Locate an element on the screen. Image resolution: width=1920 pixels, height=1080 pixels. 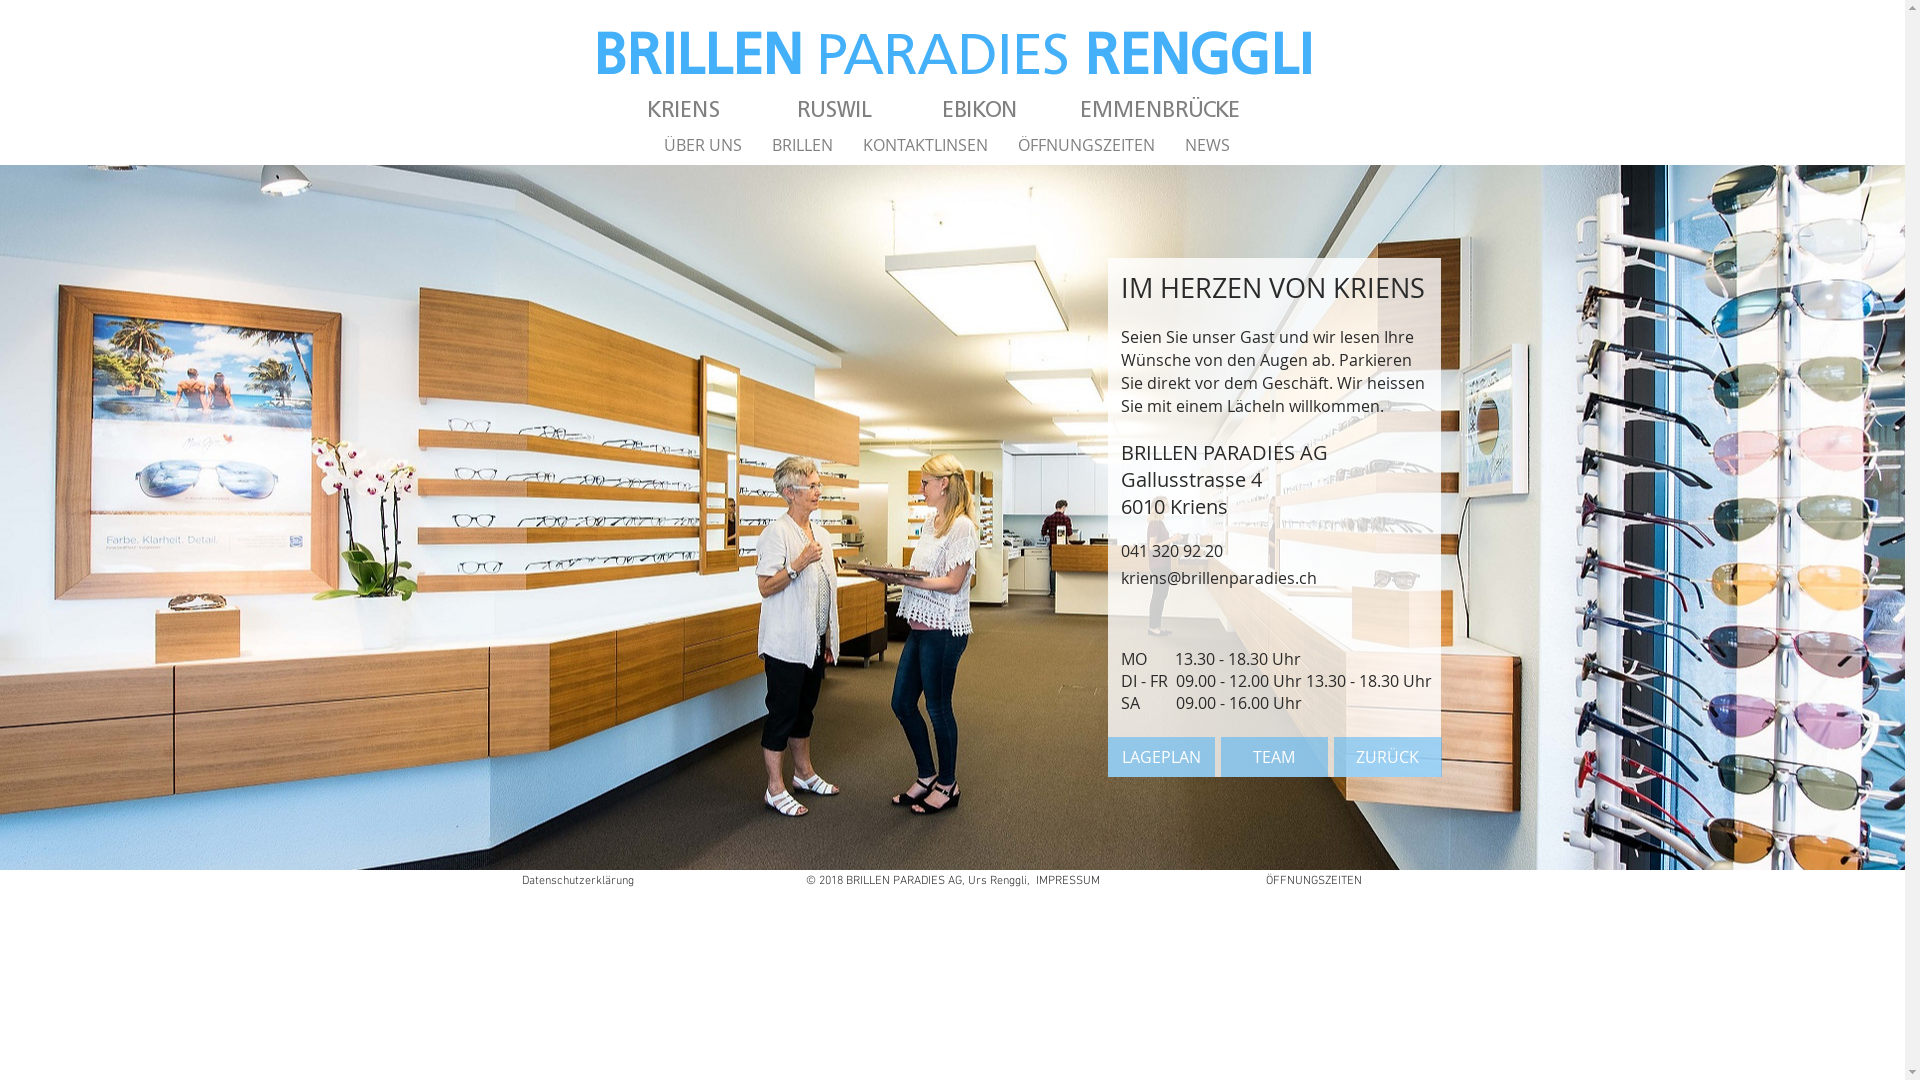
'EBIKON' is located at coordinates (979, 108).